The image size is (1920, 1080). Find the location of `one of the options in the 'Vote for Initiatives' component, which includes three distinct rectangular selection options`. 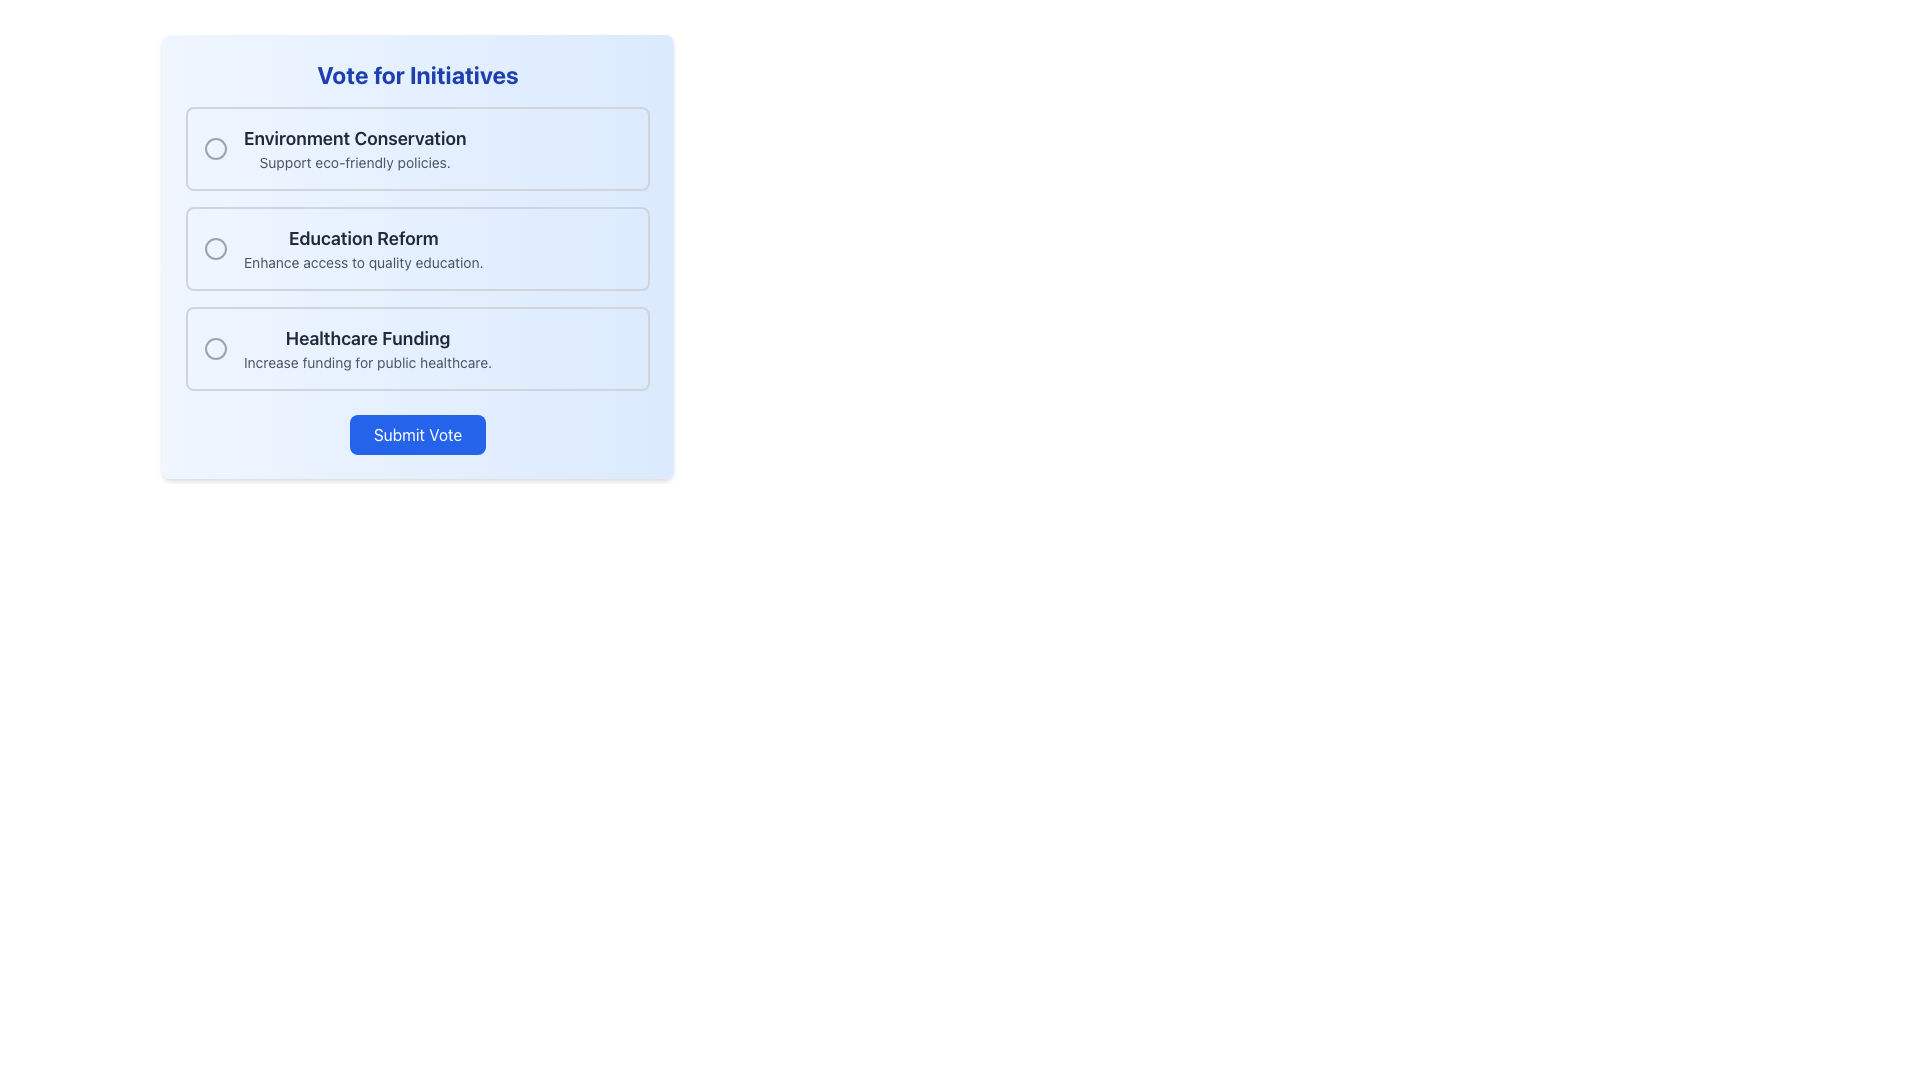

one of the options in the 'Vote for Initiatives' component, which includes three distinct rectangular selection options is located at coordinates (416, 256).